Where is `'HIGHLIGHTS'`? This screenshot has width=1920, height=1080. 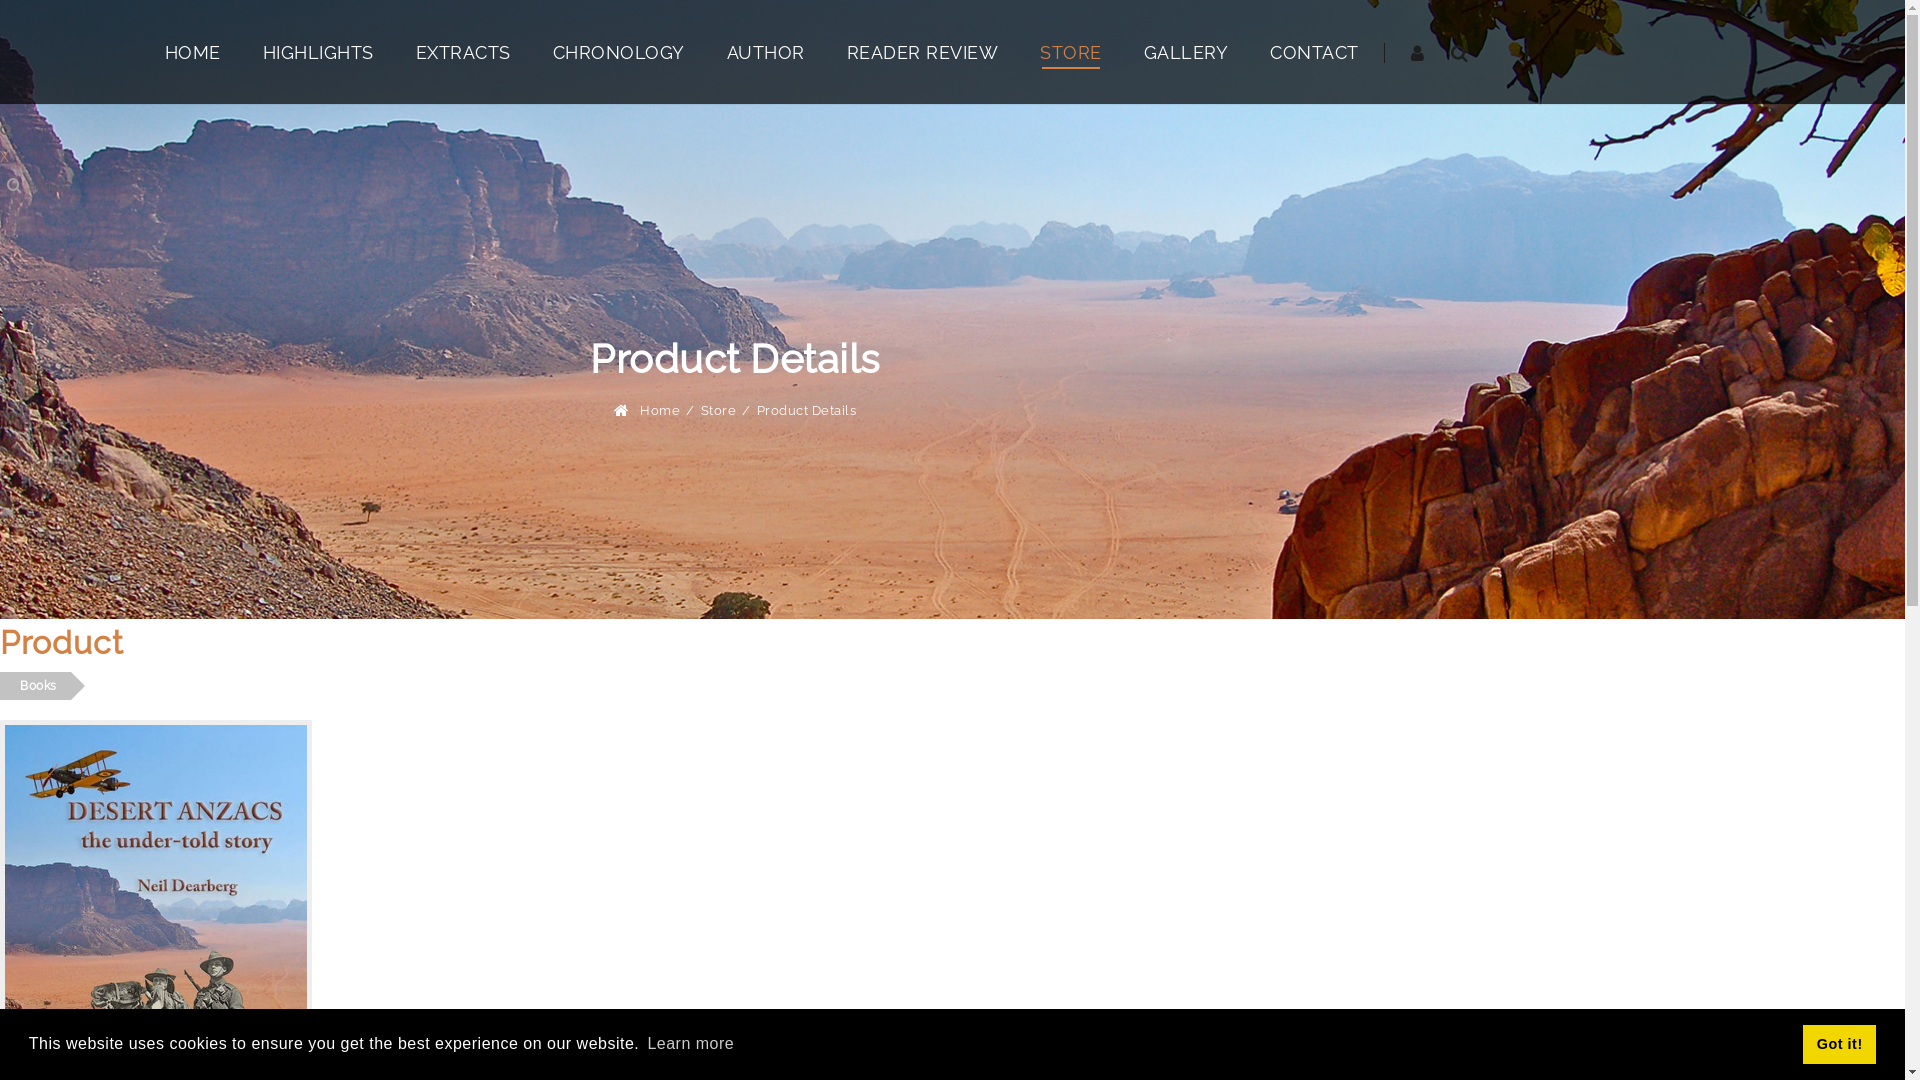 'HIGHLIGHTS' is located at coordinates (261, 50).